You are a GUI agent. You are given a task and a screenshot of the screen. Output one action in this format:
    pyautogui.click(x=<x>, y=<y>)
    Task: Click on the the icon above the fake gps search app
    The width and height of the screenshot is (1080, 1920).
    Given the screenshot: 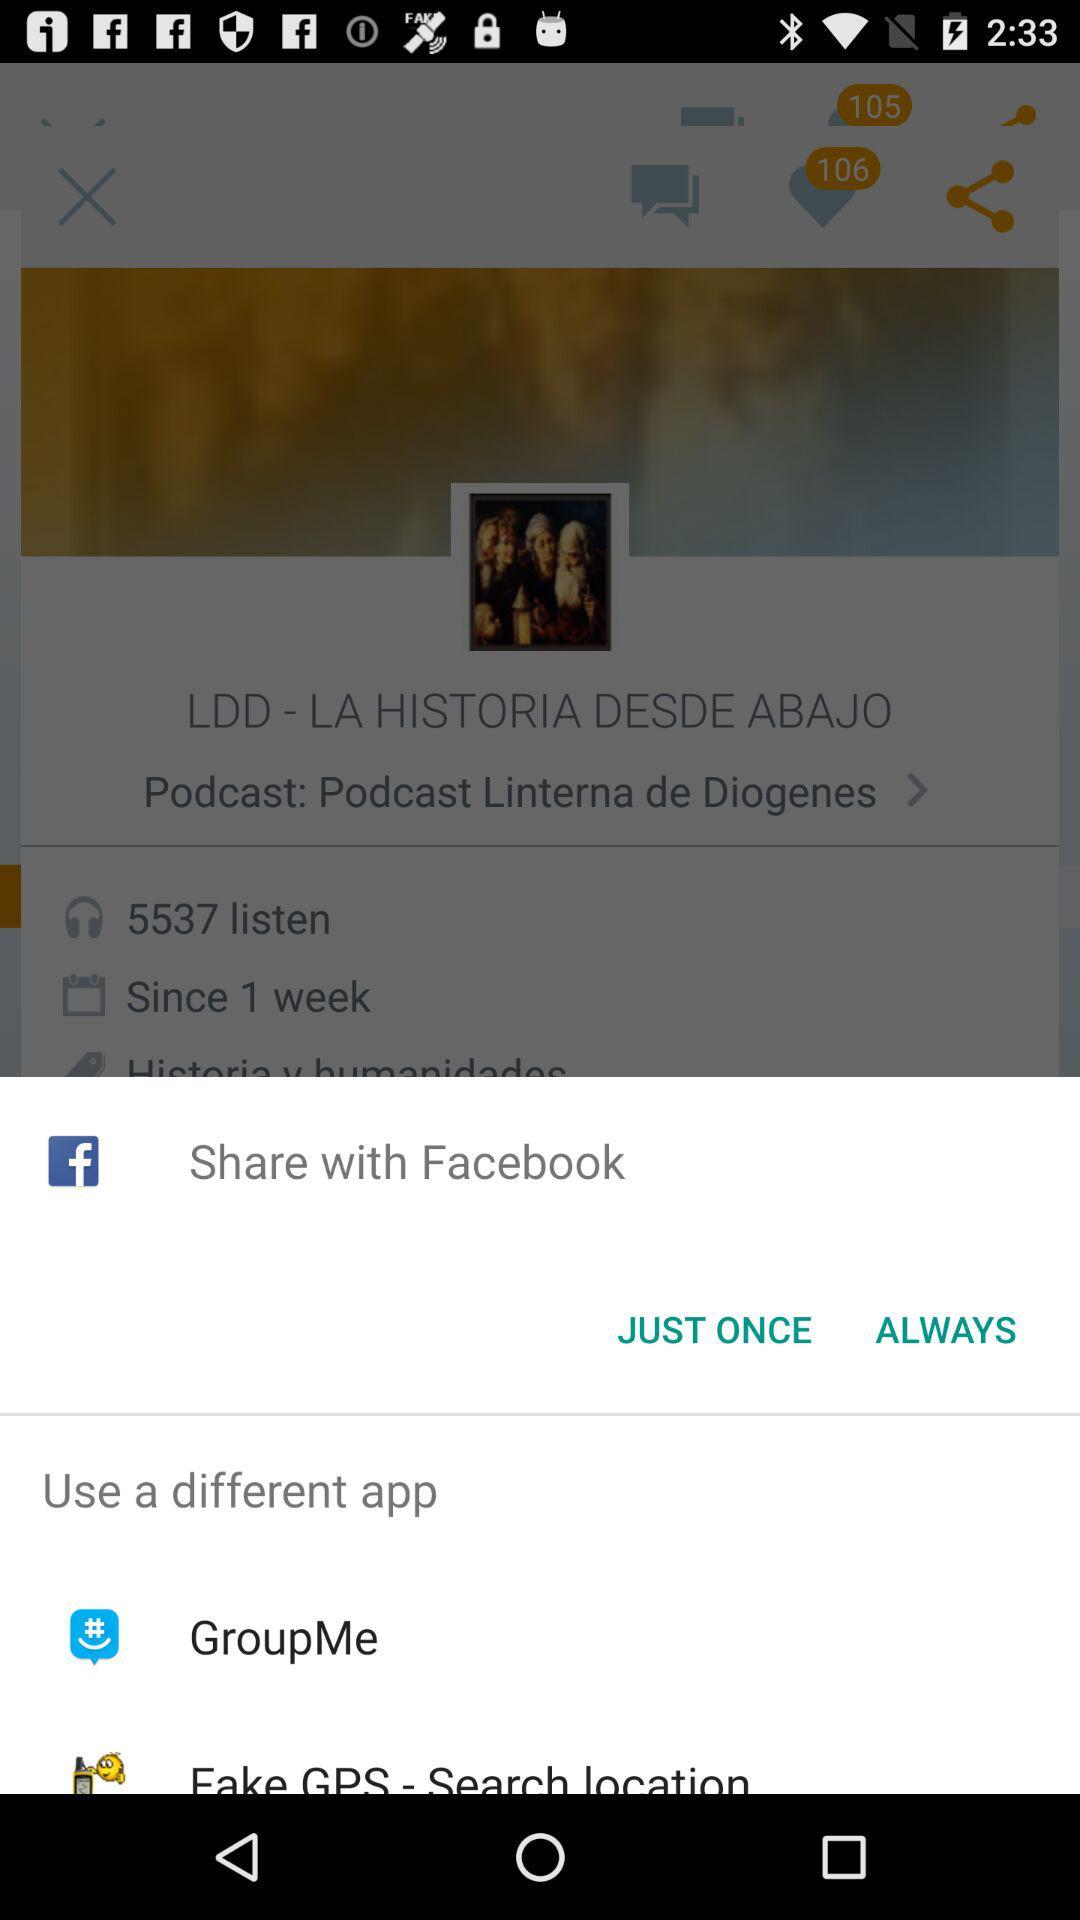 What is the action you would take?
    pyautogui.click(x=283, y=1636)
    